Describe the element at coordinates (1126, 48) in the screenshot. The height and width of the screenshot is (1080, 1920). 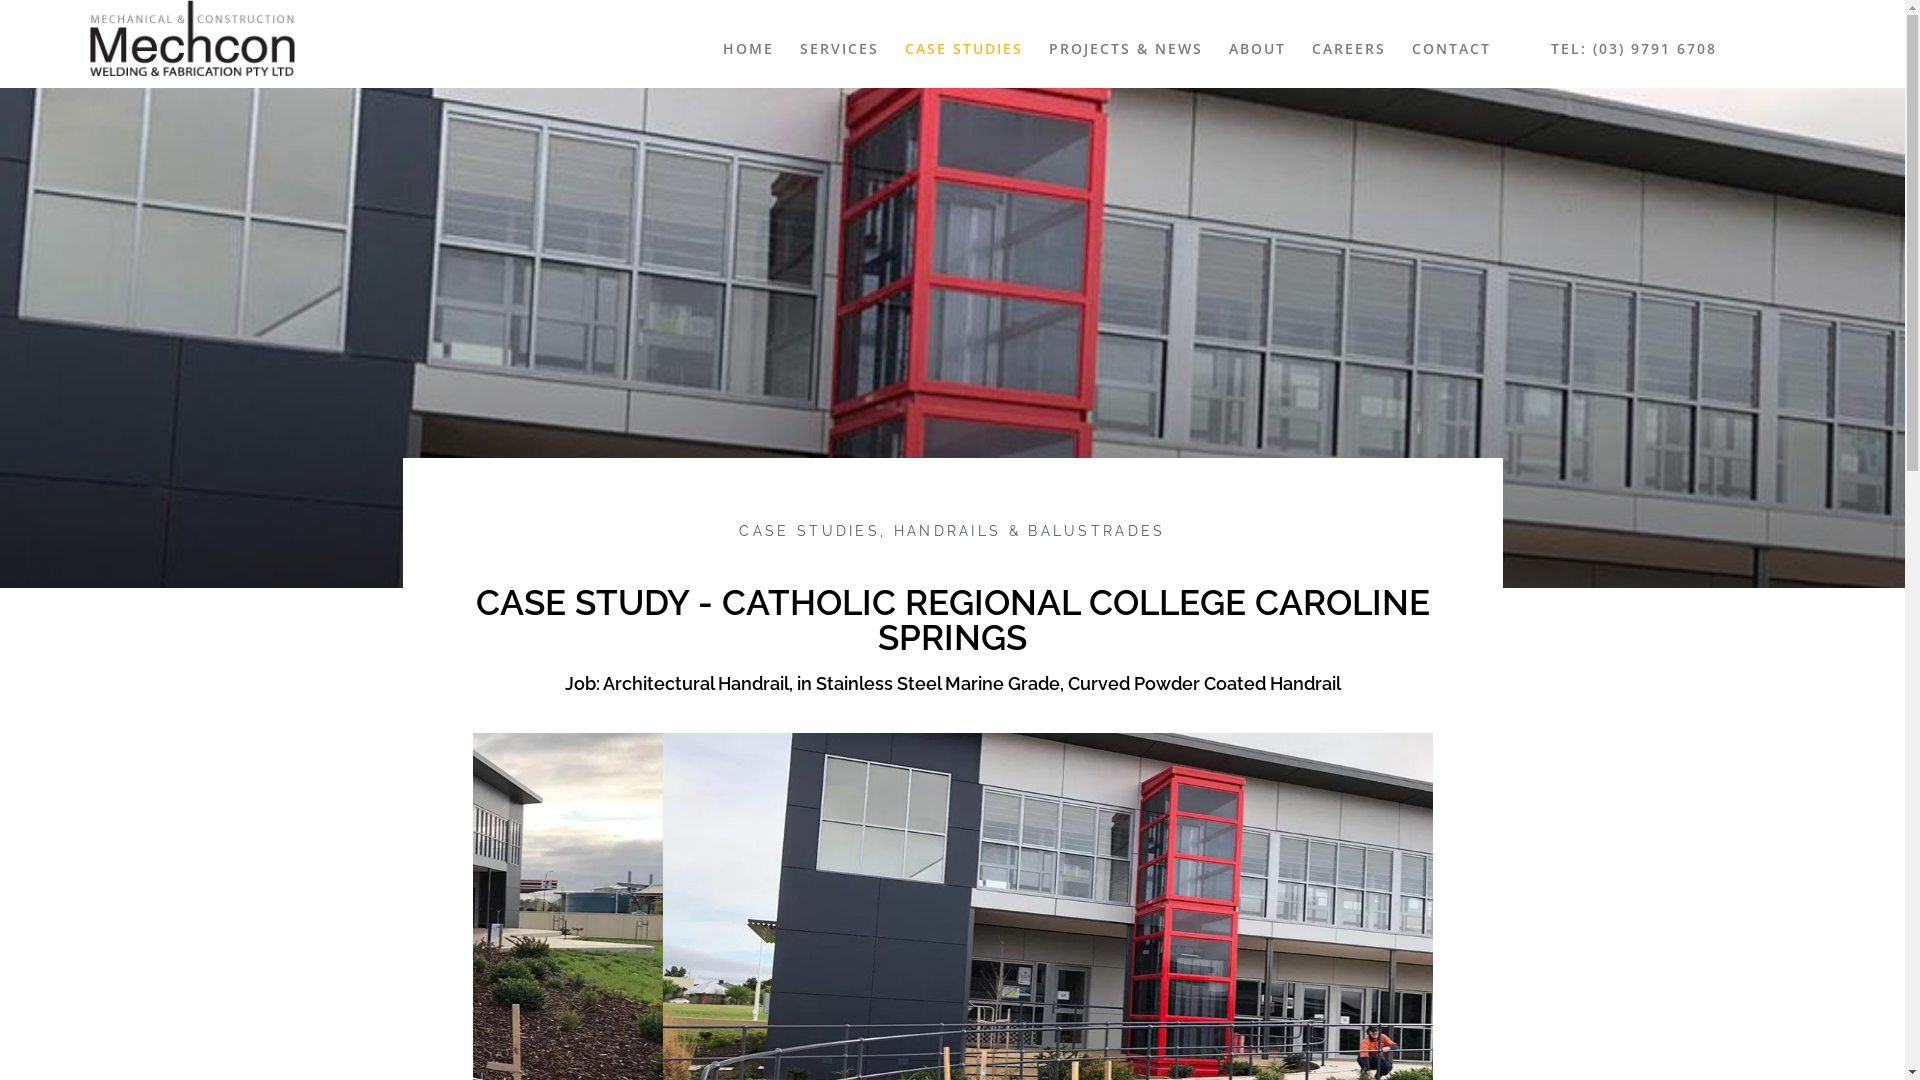
I see `'PROJECTS & NEWS'` at that location.